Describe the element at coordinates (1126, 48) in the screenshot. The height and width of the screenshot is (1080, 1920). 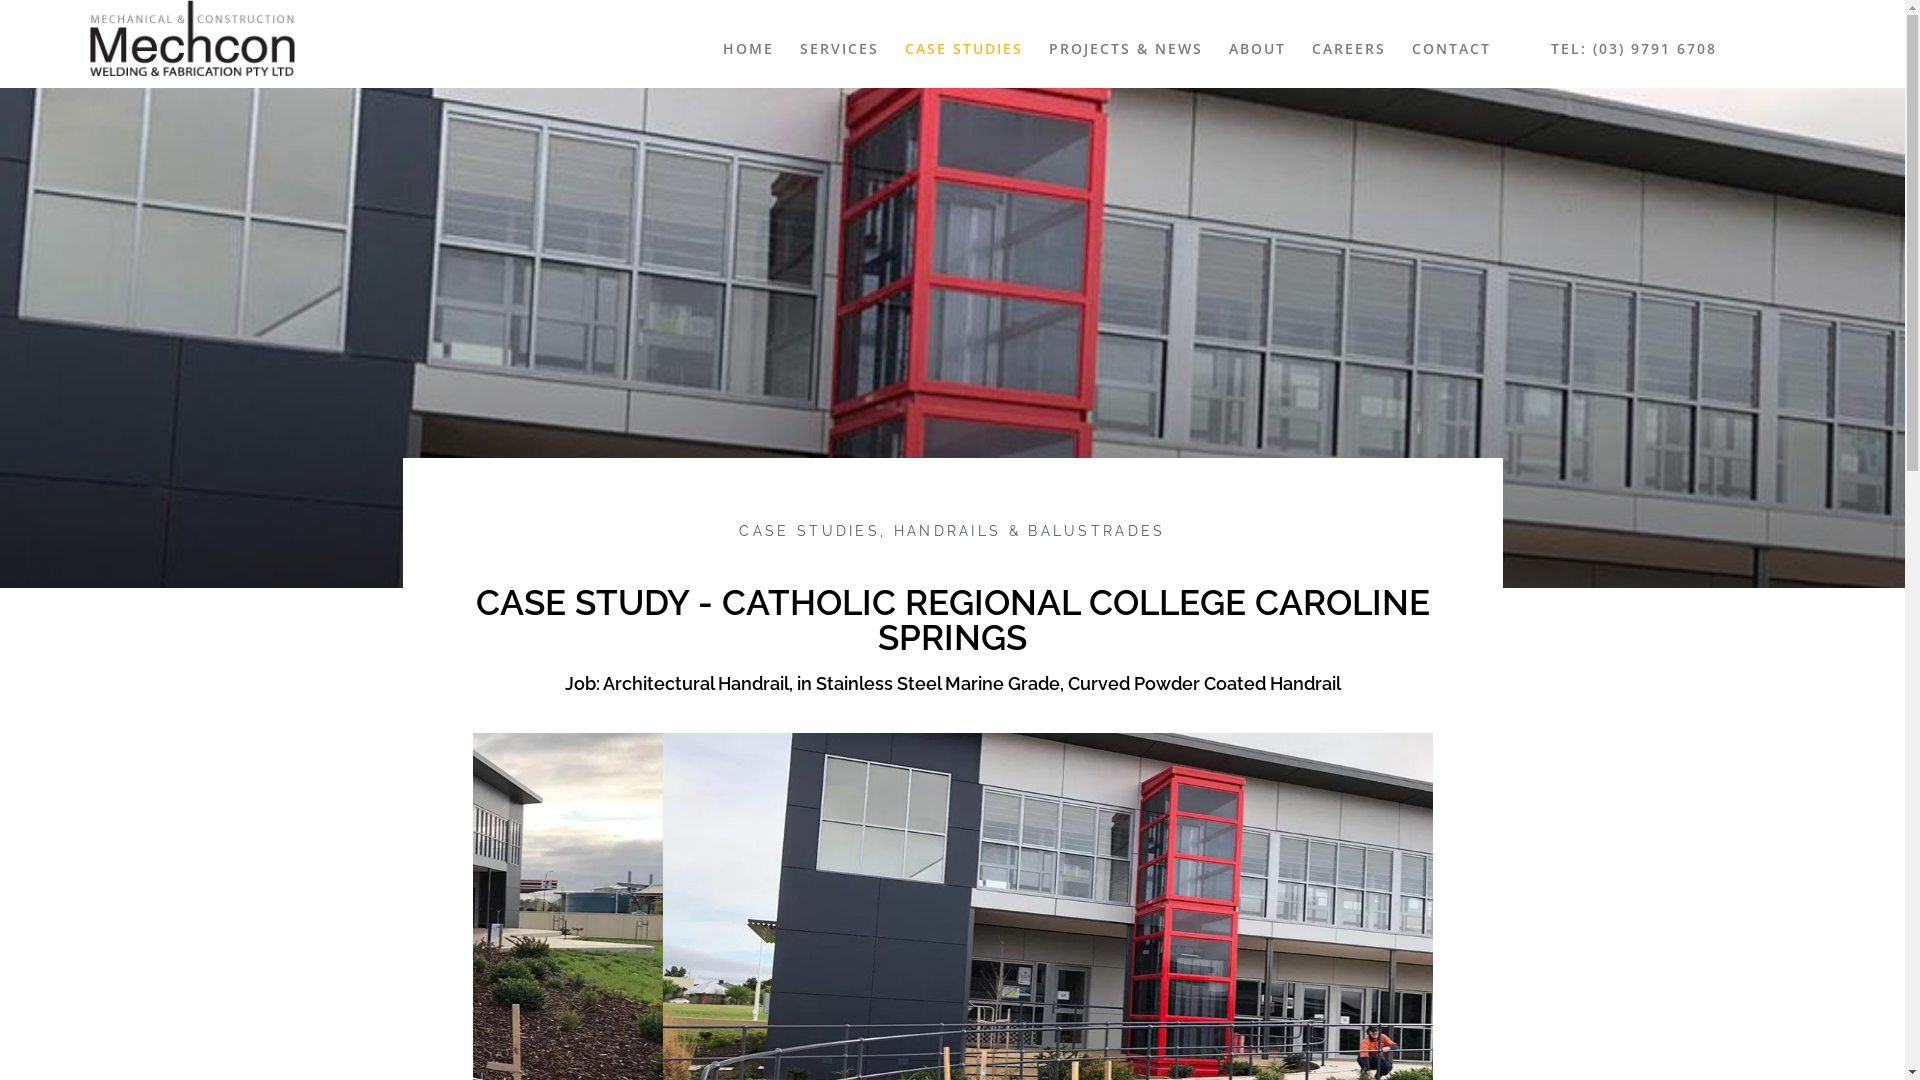
I see `'PROJECTS & NEWS'` at that location.